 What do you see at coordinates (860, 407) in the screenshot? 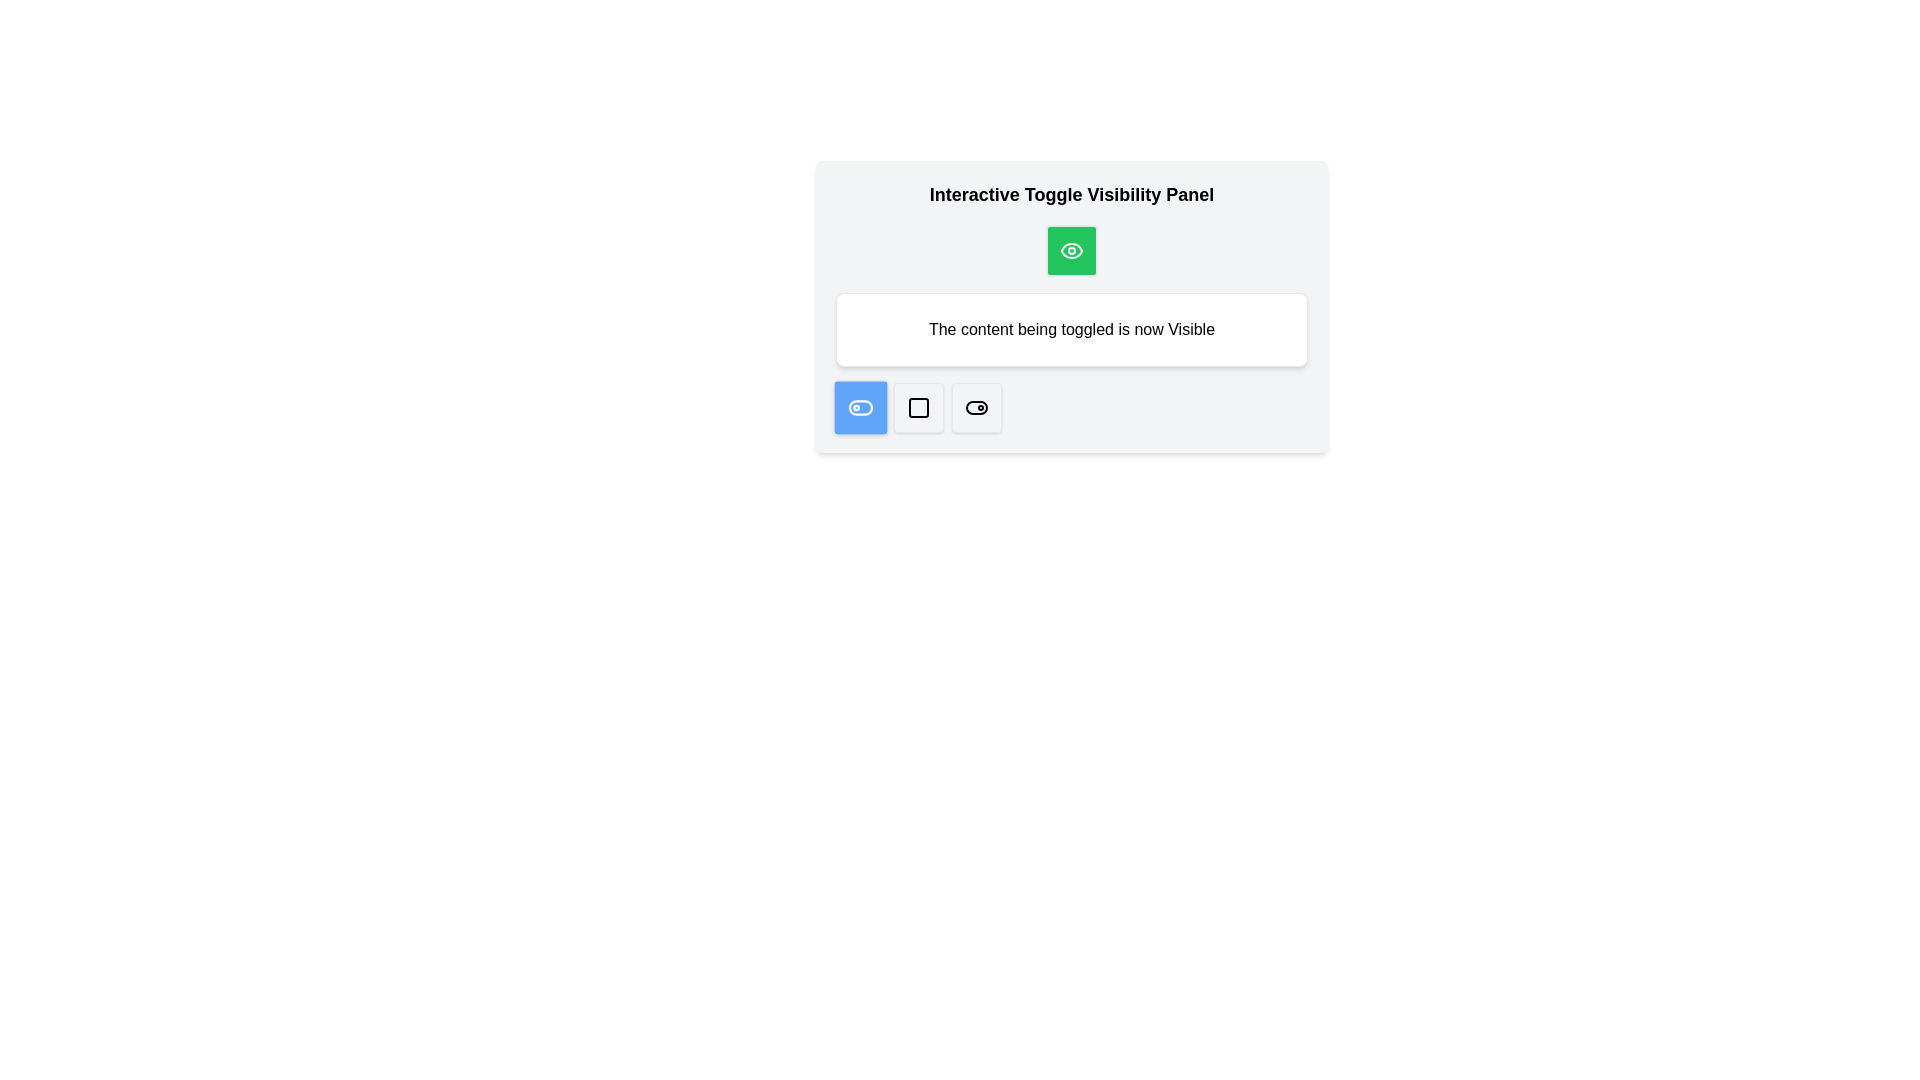
I see `the left-aligned toggle switch icon within the blue rectangular button located at the bottom-left of the panel` at bounding box center [860, 407].